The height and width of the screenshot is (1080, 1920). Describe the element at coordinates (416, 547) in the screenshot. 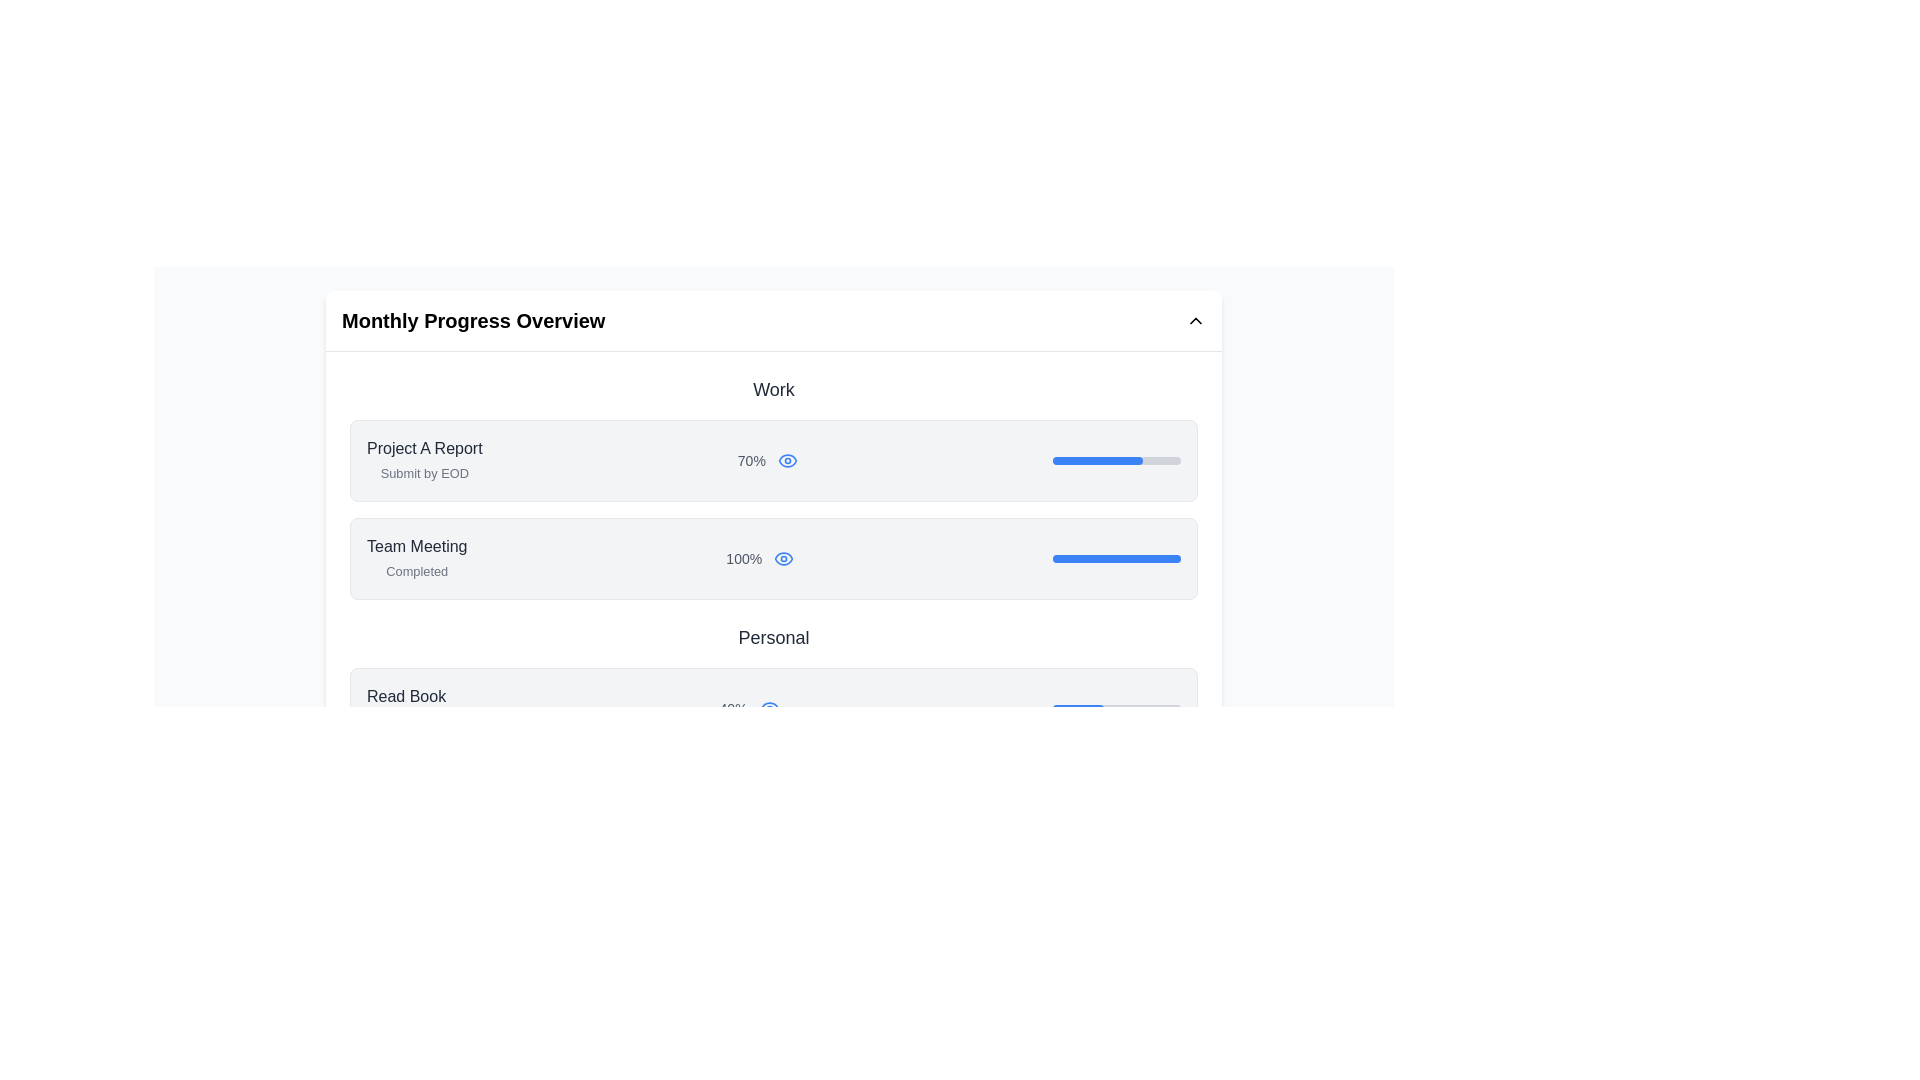

I see `the text label containing 'Team Meeting' which is styled in gray and located in the second entry of the 'Work' list in the 'Monthly Progress Overview' section` at that location.